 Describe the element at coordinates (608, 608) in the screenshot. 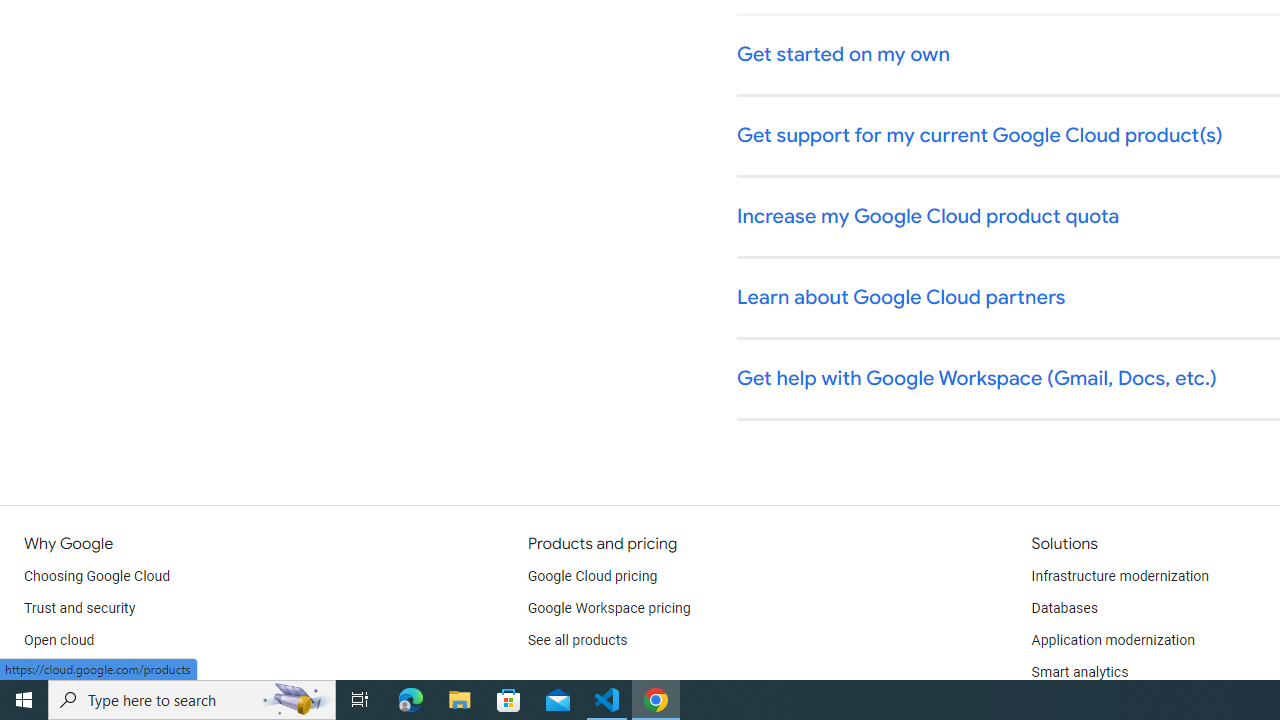

I see `'Google Workspace pricing'` at that location.